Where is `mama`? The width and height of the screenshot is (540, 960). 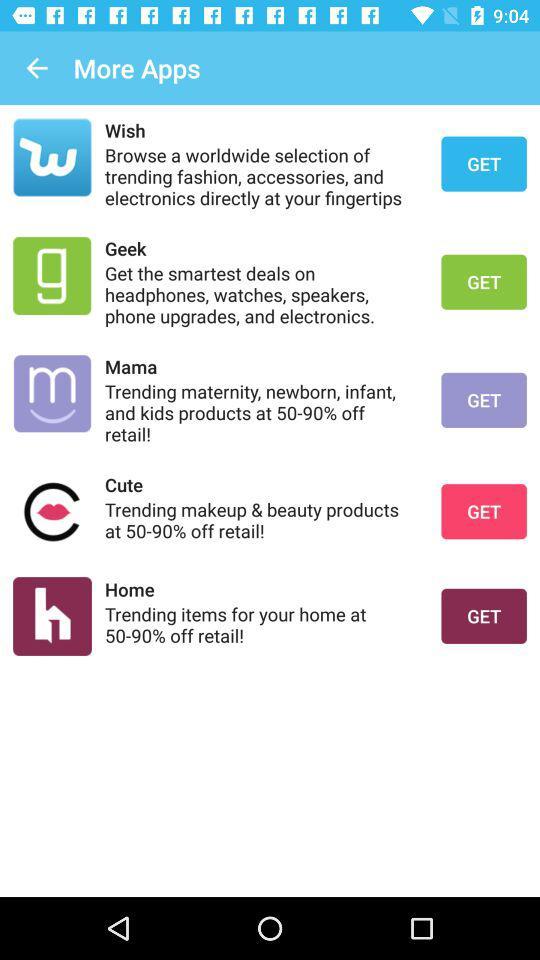 mama is located at coordinates (260, 365).